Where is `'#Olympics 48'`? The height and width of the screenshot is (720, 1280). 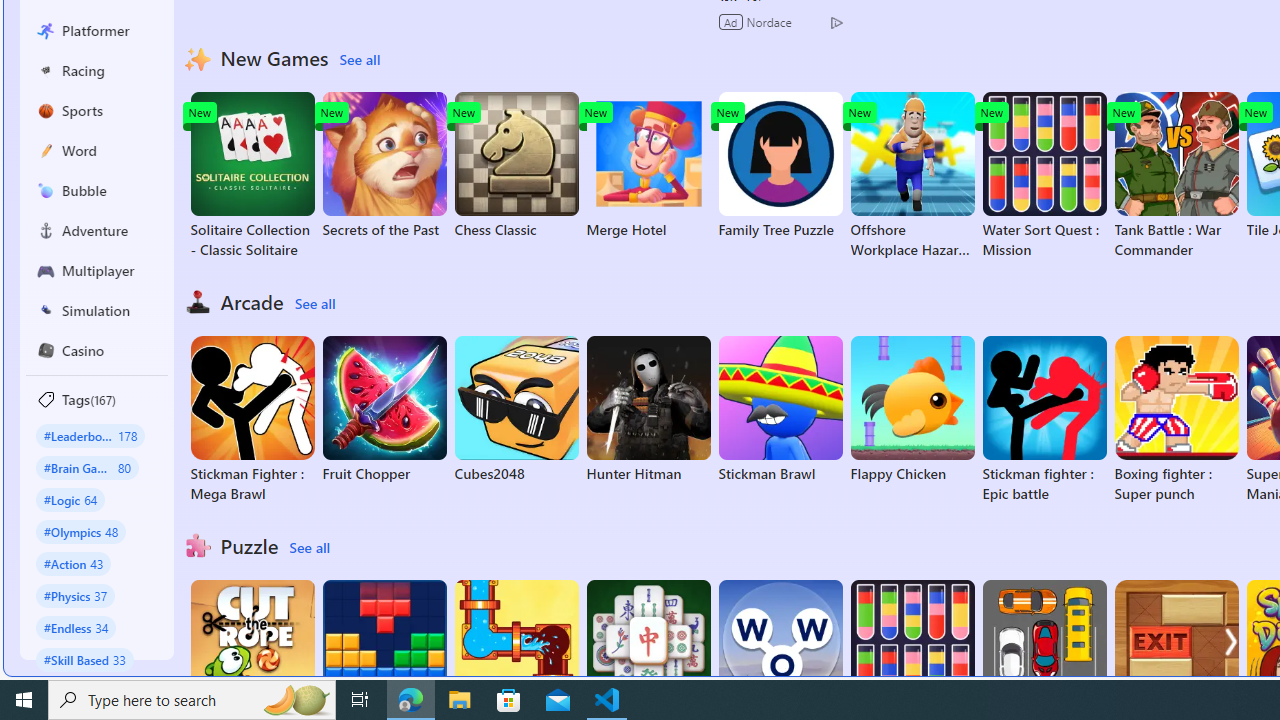 '#Olympics 48' is located at coordinates (80, 530).